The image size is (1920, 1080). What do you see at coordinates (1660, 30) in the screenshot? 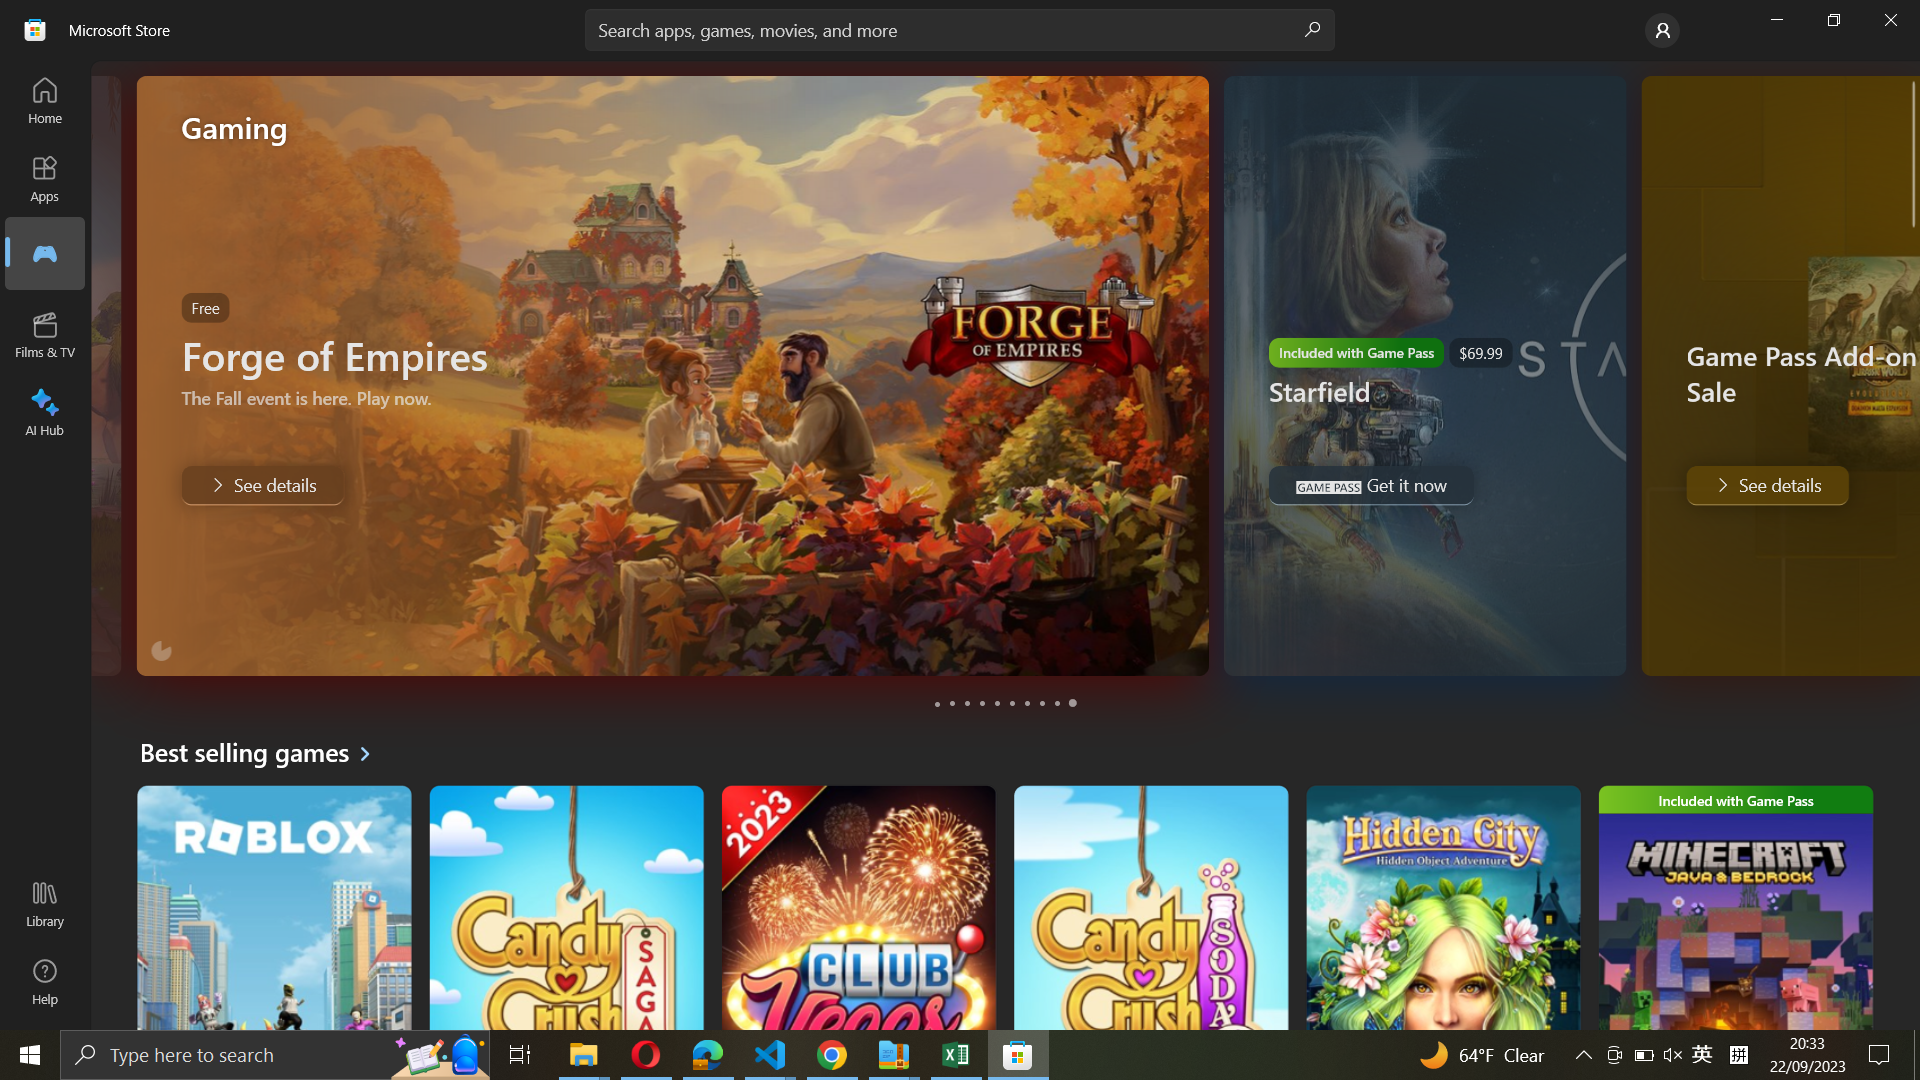
I see `Account settings tab` at bounding box center [1660, 30].